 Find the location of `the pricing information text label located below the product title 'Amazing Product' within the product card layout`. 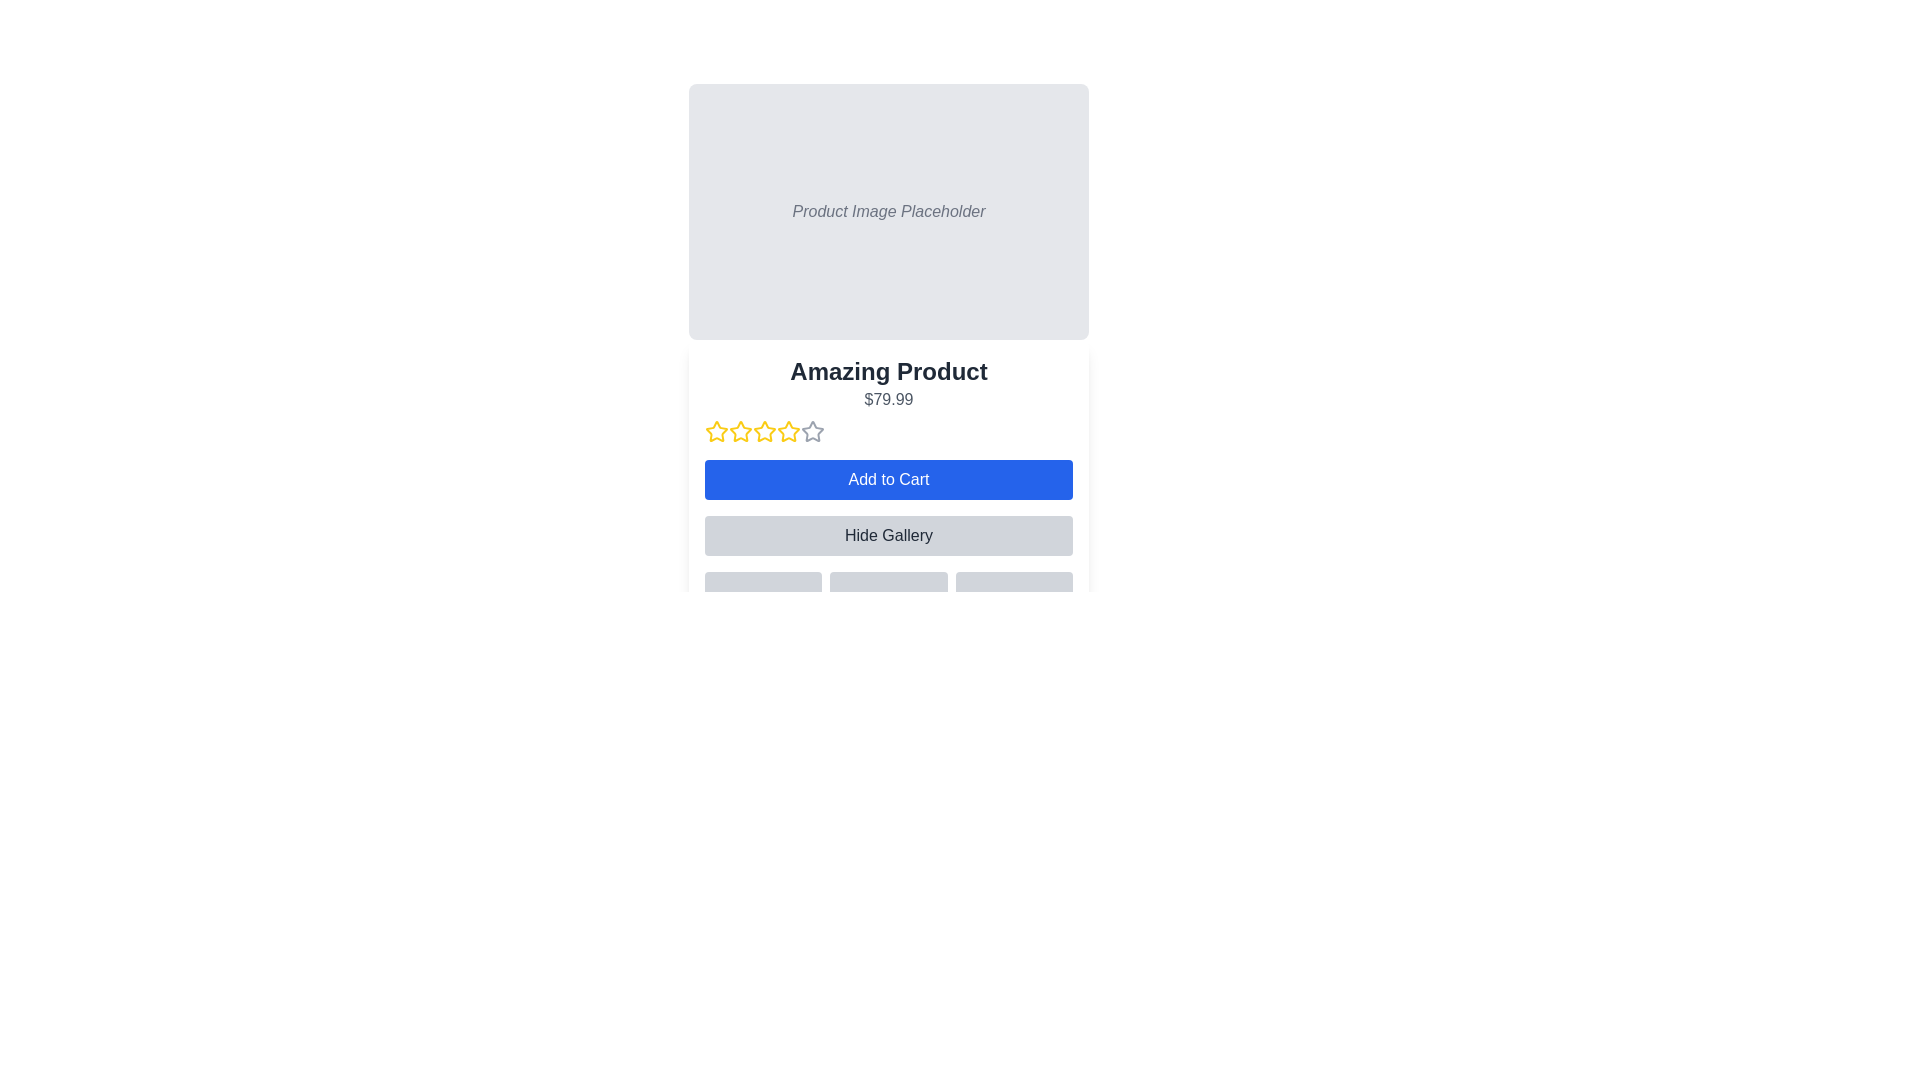

the pricing information text label located below the product title 'Amazing Product' within the product card layout is located at coordinates (887, 400).